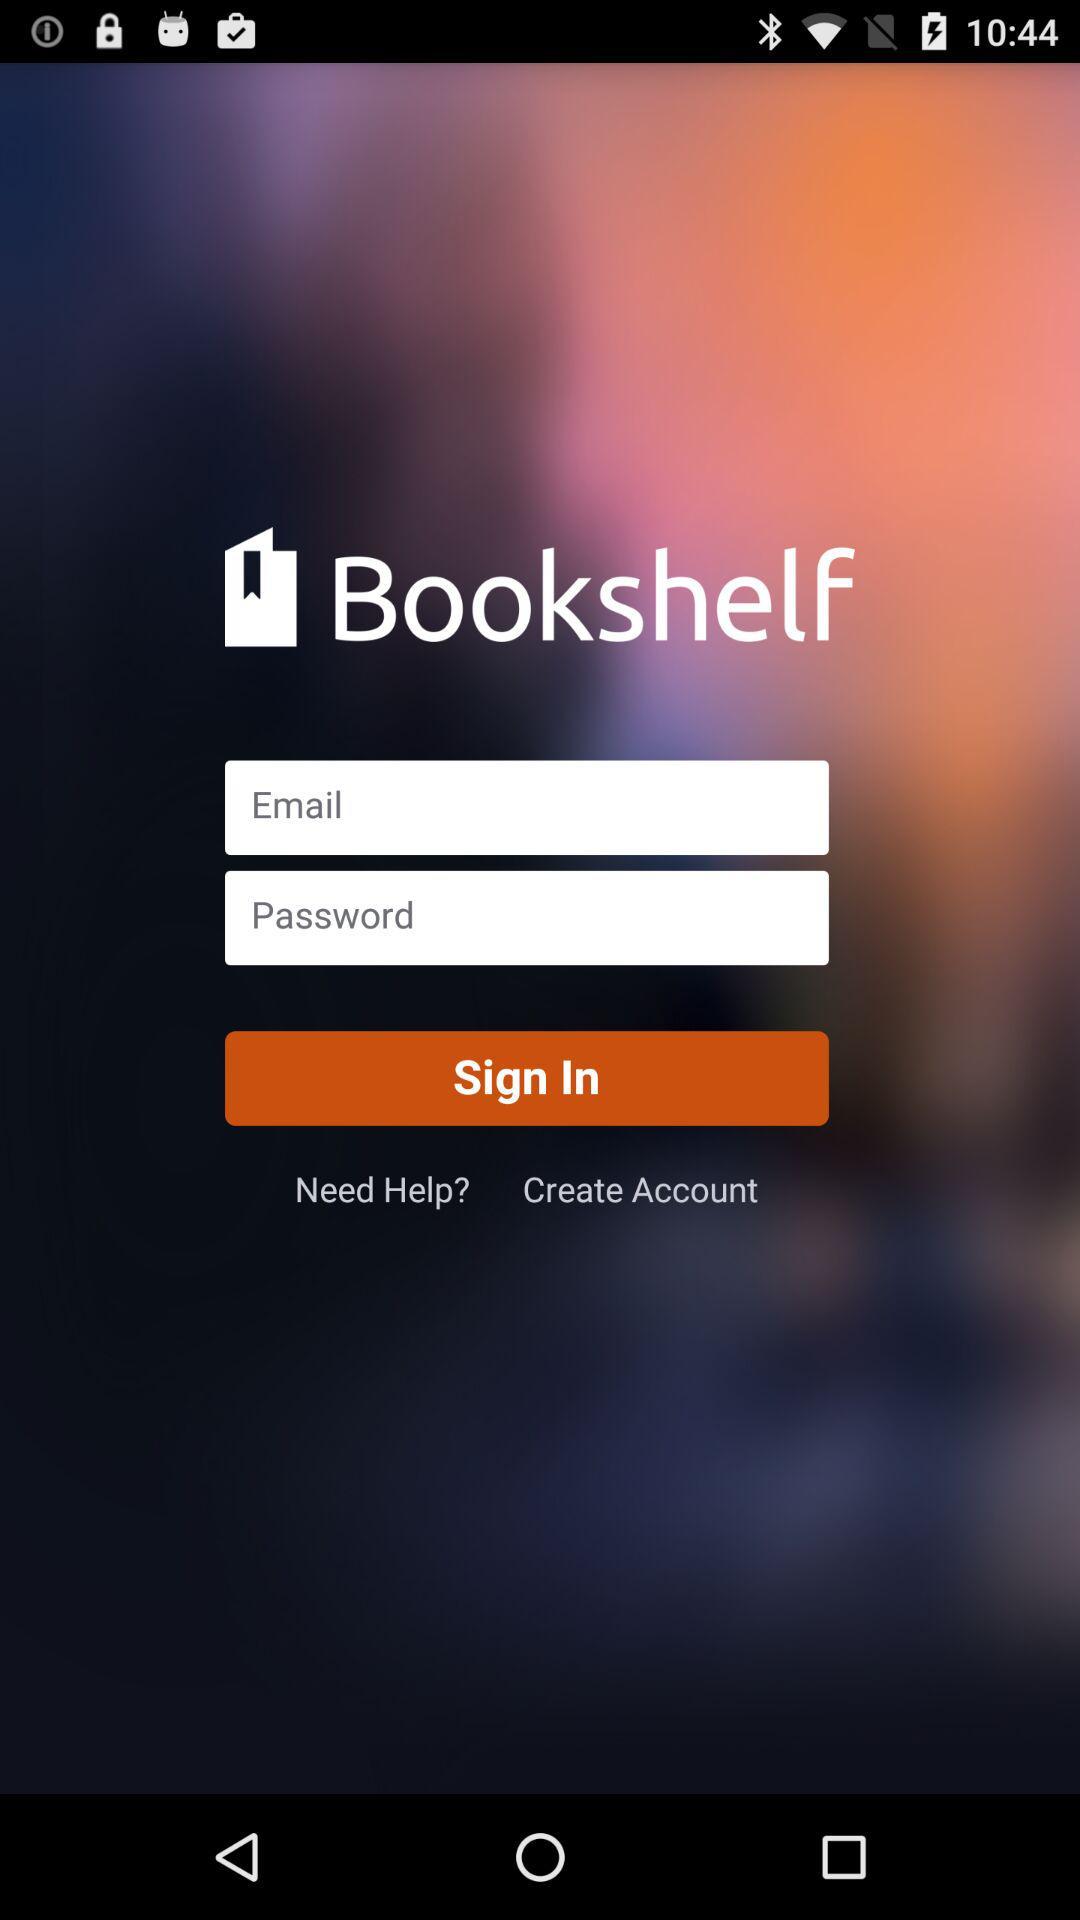 The height and width of the screenshot is (1920, 1080). What do you see at coordinates (640, 1188) in the screenshot?
I see `button below the sign in button` at bounding box center [640, 1188].